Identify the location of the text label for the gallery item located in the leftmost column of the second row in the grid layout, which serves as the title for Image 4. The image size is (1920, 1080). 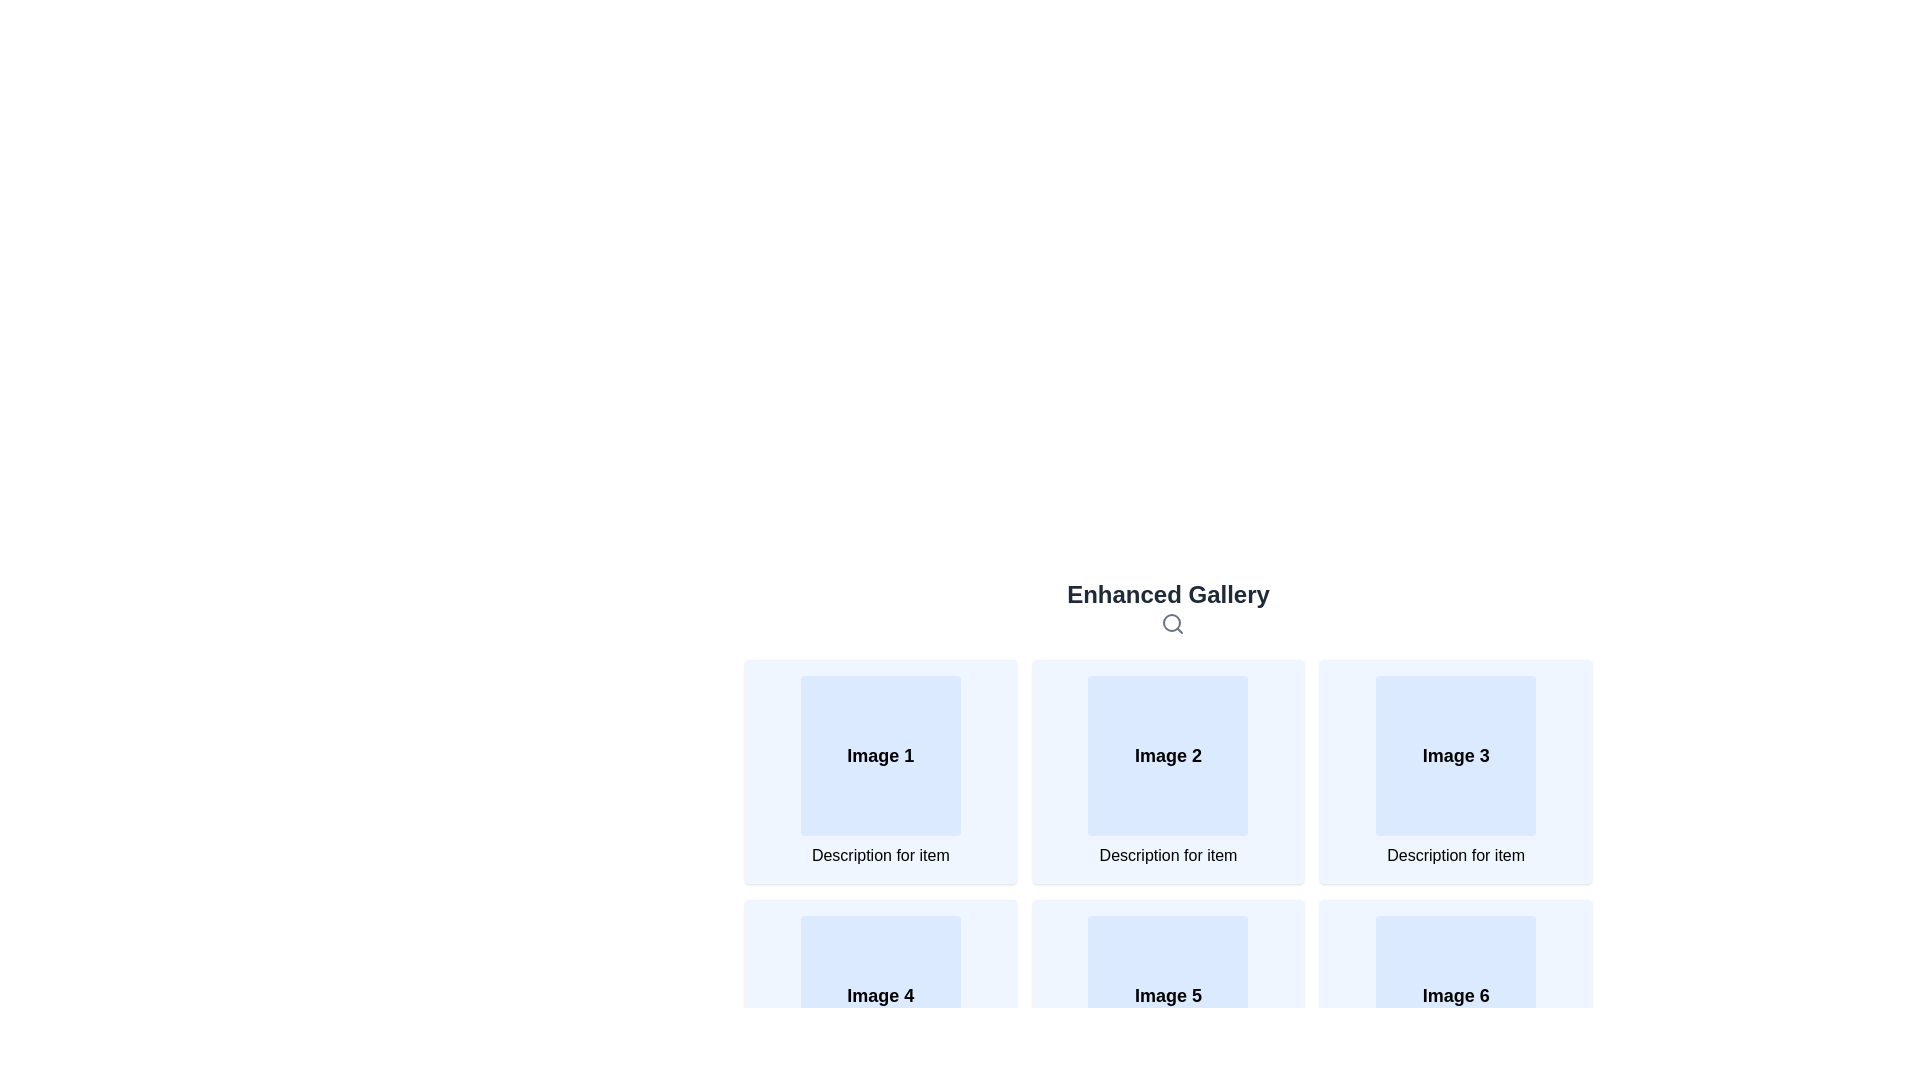
(880, 995).